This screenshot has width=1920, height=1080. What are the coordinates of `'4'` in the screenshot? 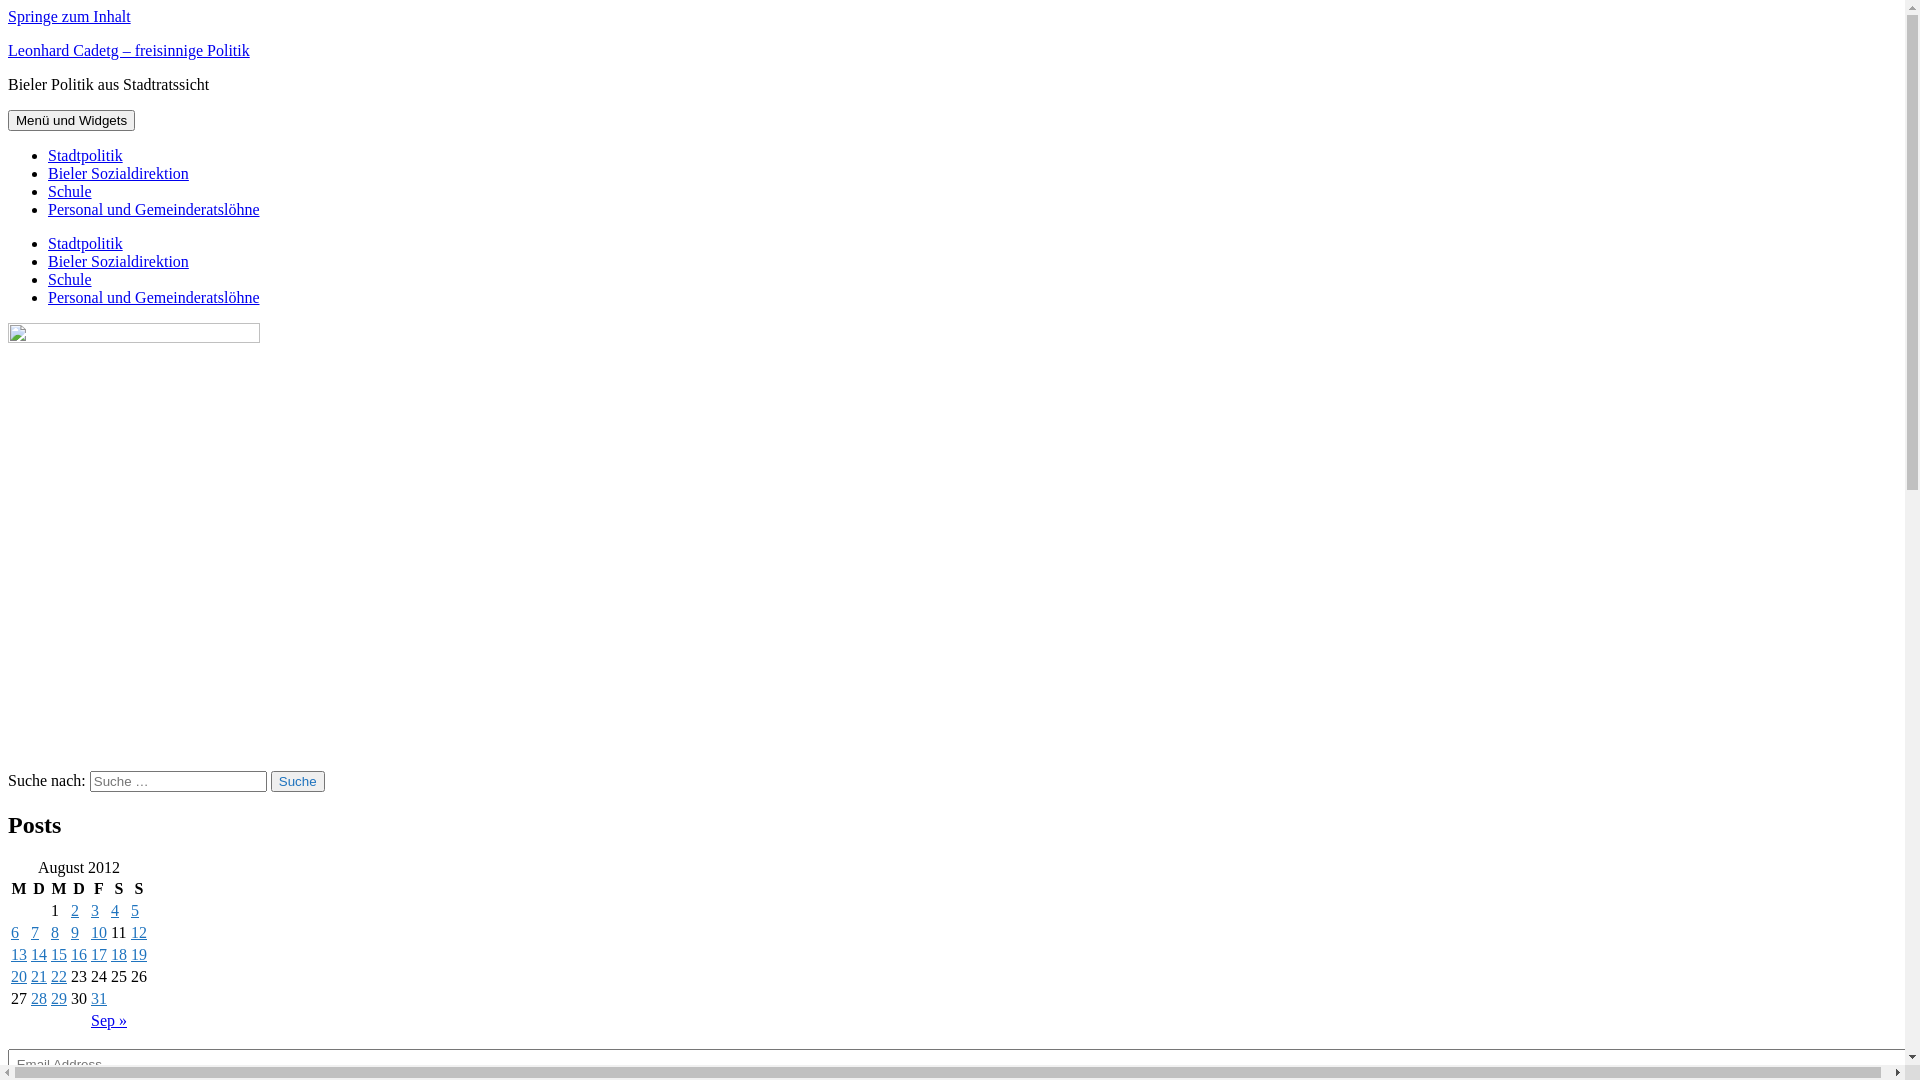 It's located at (114, 910).